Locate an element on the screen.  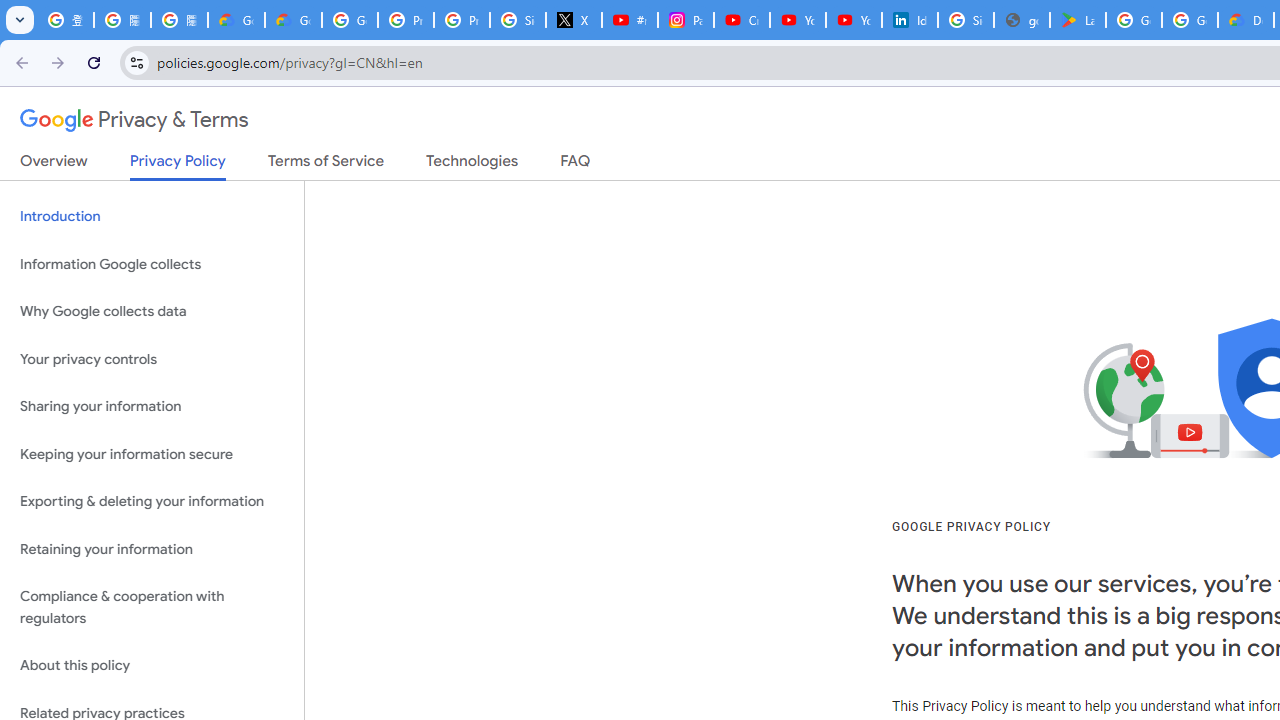
'Information Google collects' is located at coordinates (151, 263).